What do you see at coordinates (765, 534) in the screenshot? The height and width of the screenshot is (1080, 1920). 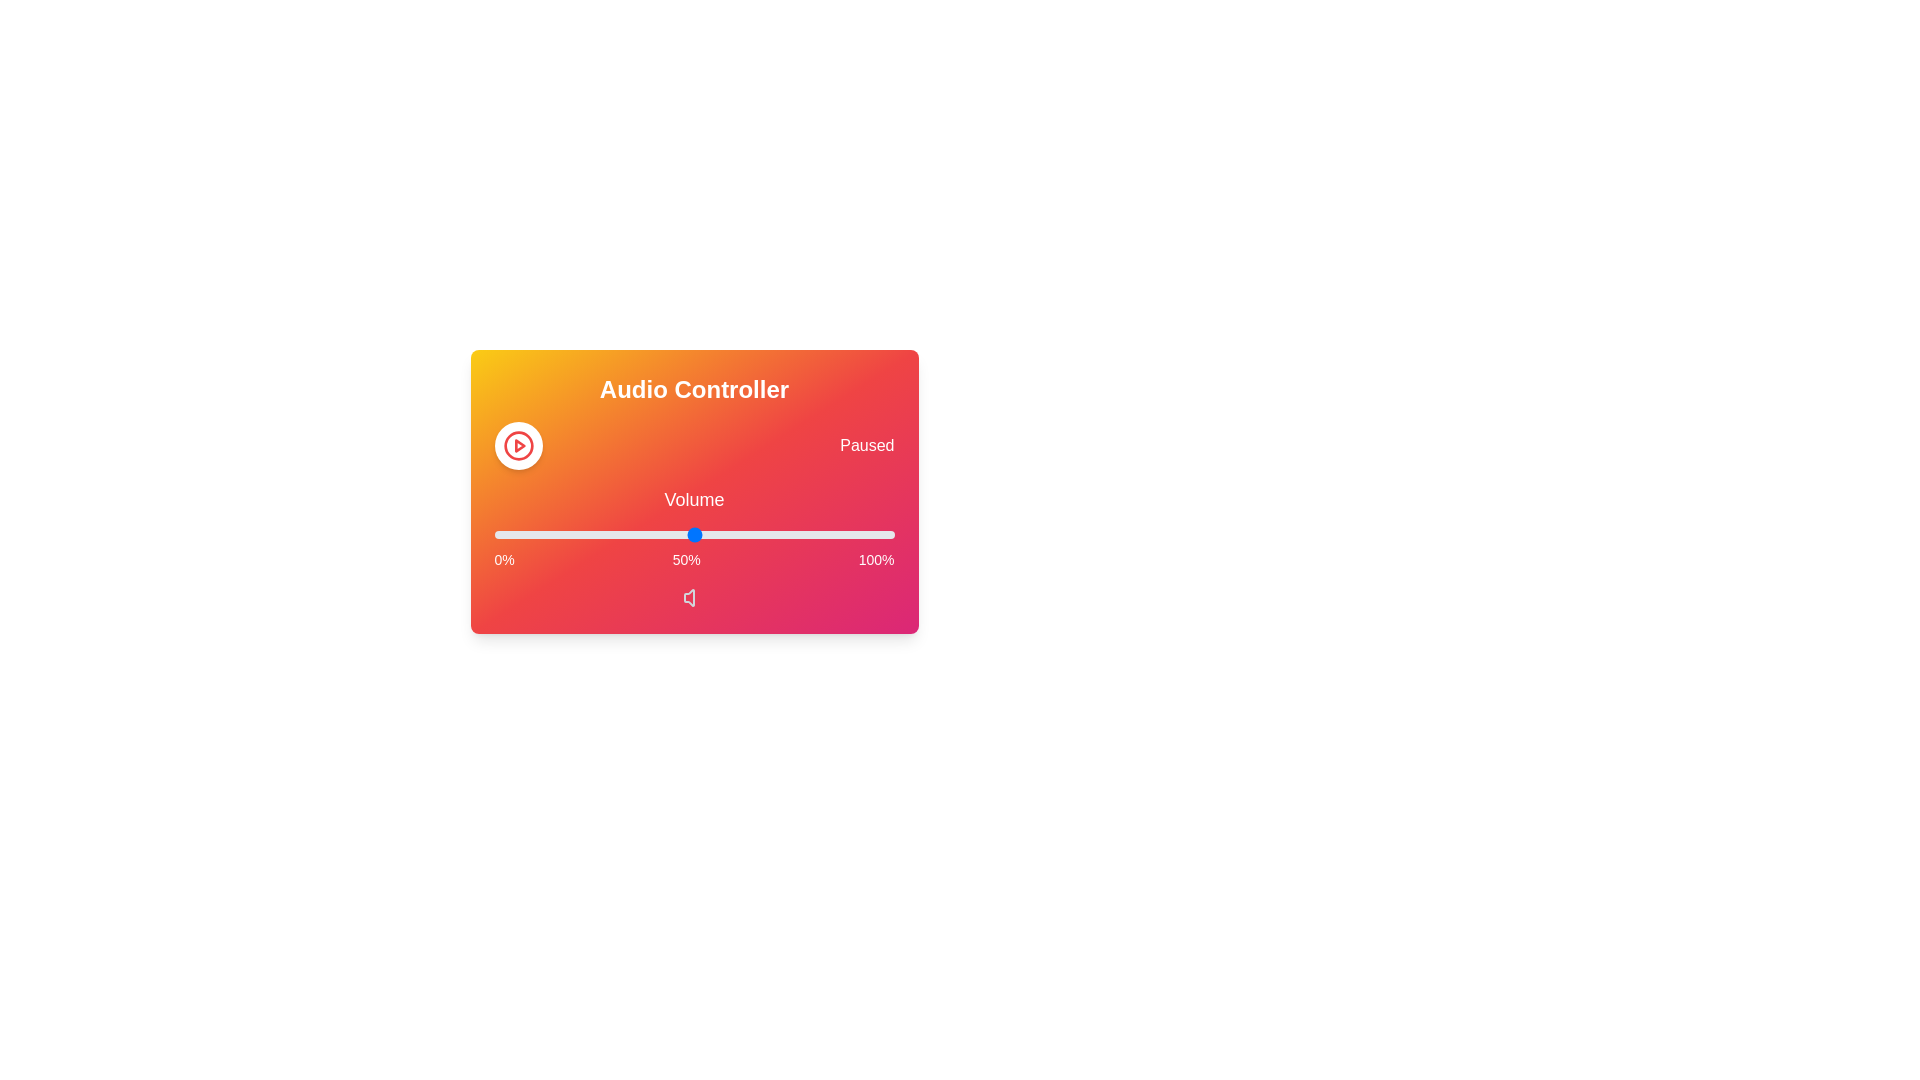 I see `the volume slider to 68%` at bounding box center [765, 534].